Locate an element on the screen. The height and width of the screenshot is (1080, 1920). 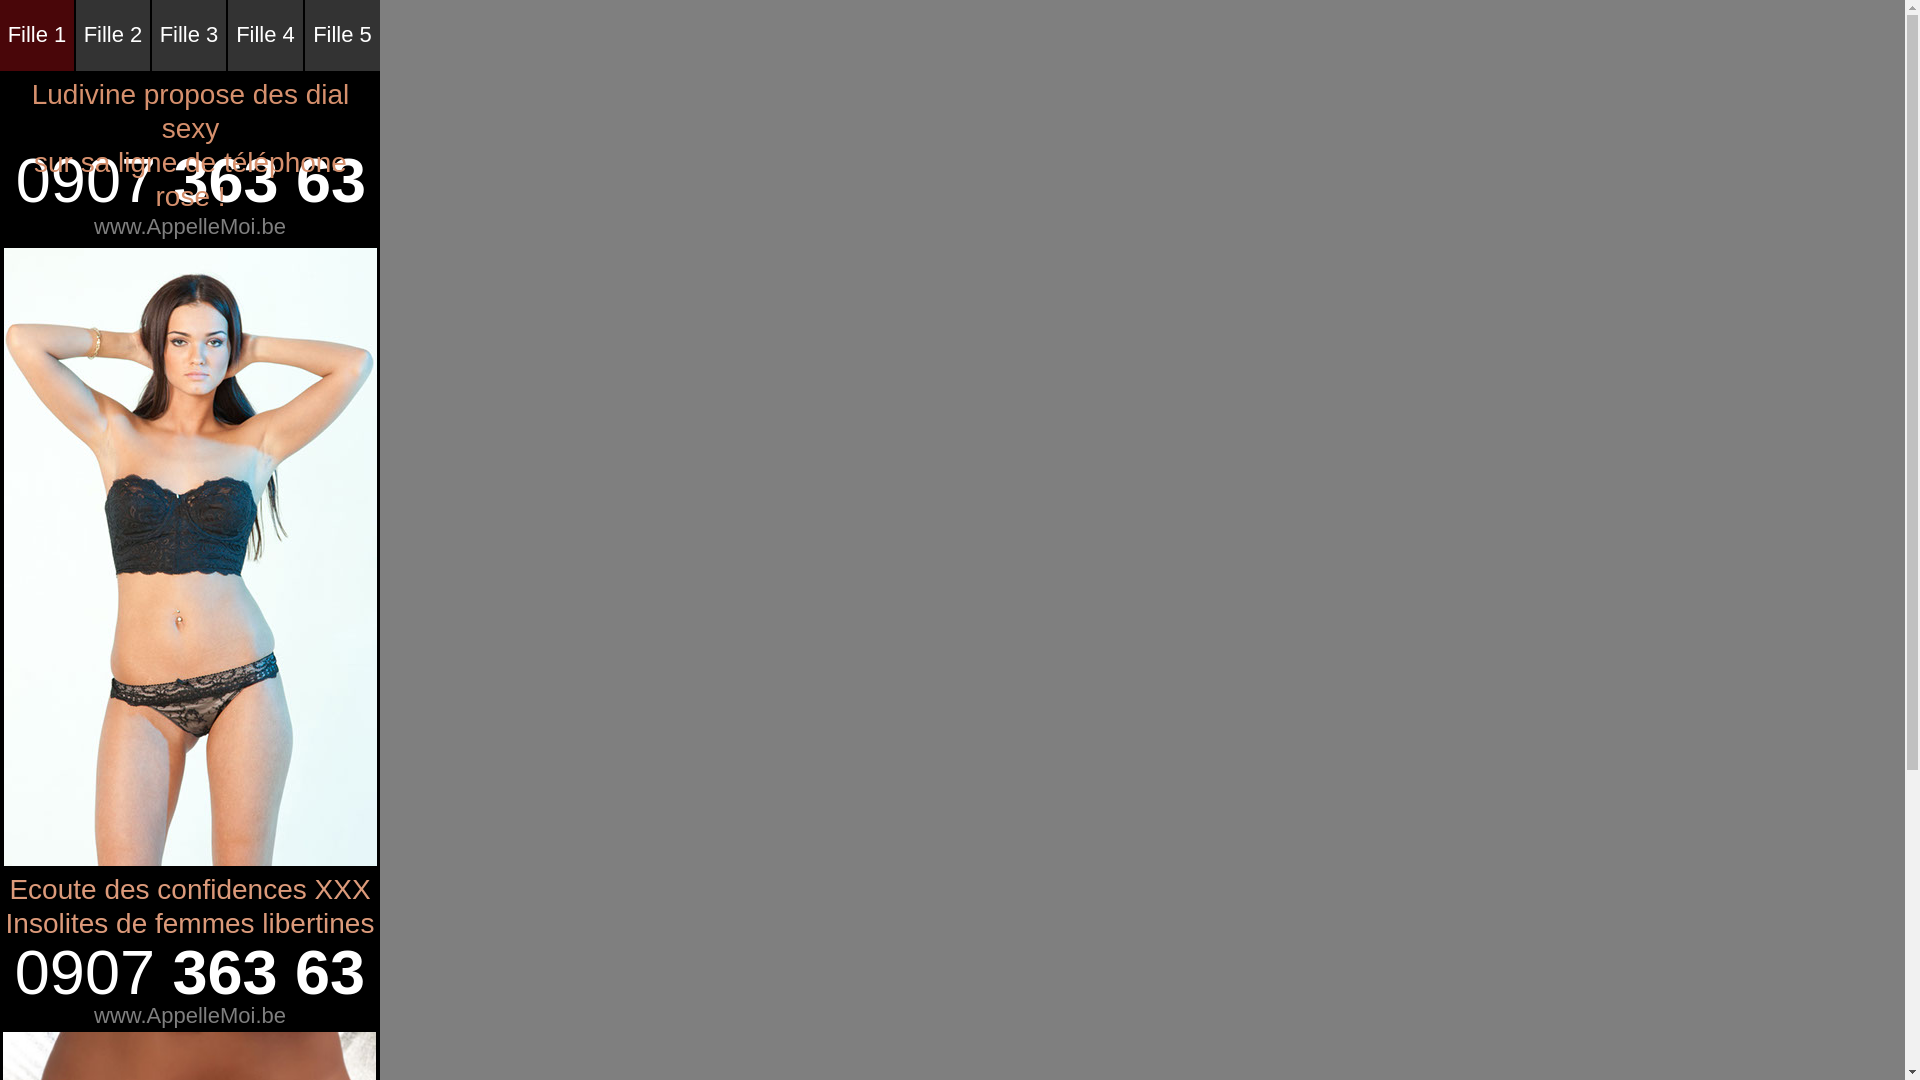
'0907 363 63' is located at coordinates (191, 181).